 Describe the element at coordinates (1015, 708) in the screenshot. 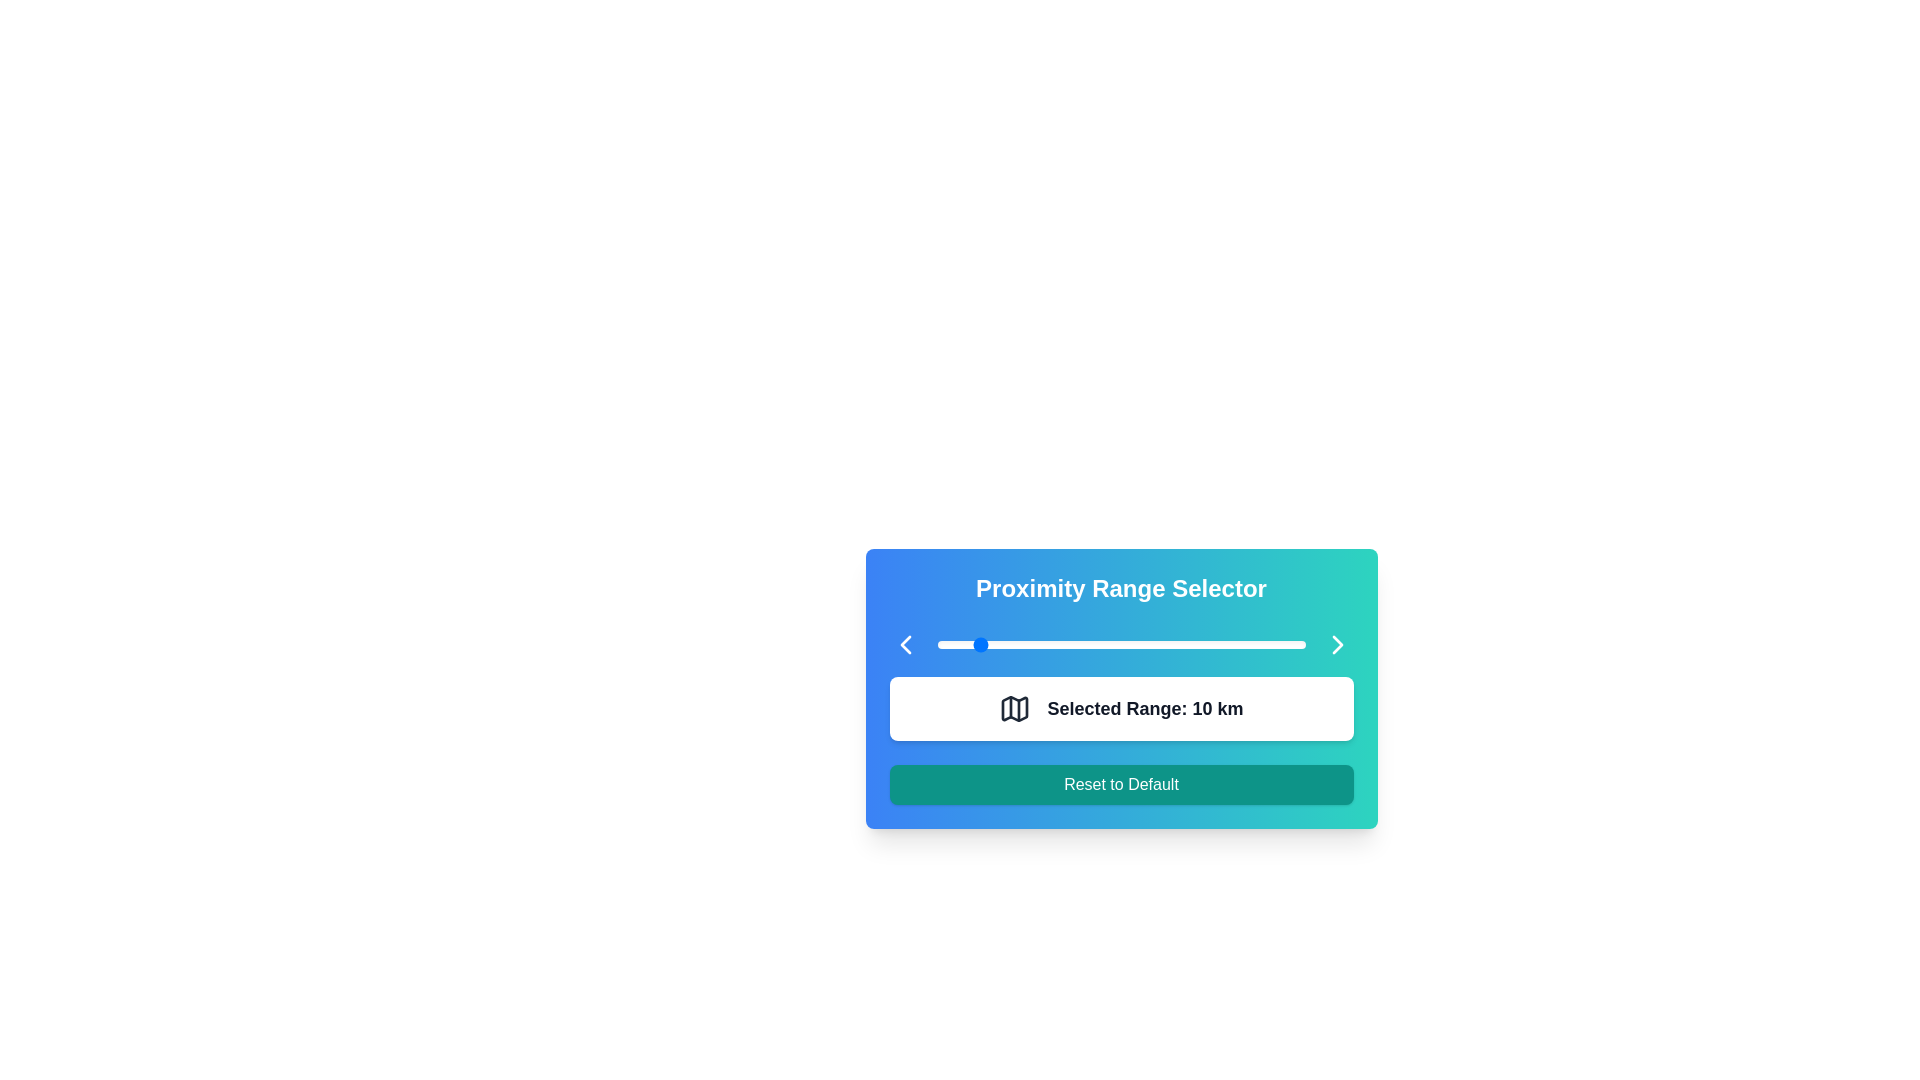

I see `the black map-like icon located to the left of the text 'Selected Range: 10 km' within a card-like UI component` at that location.